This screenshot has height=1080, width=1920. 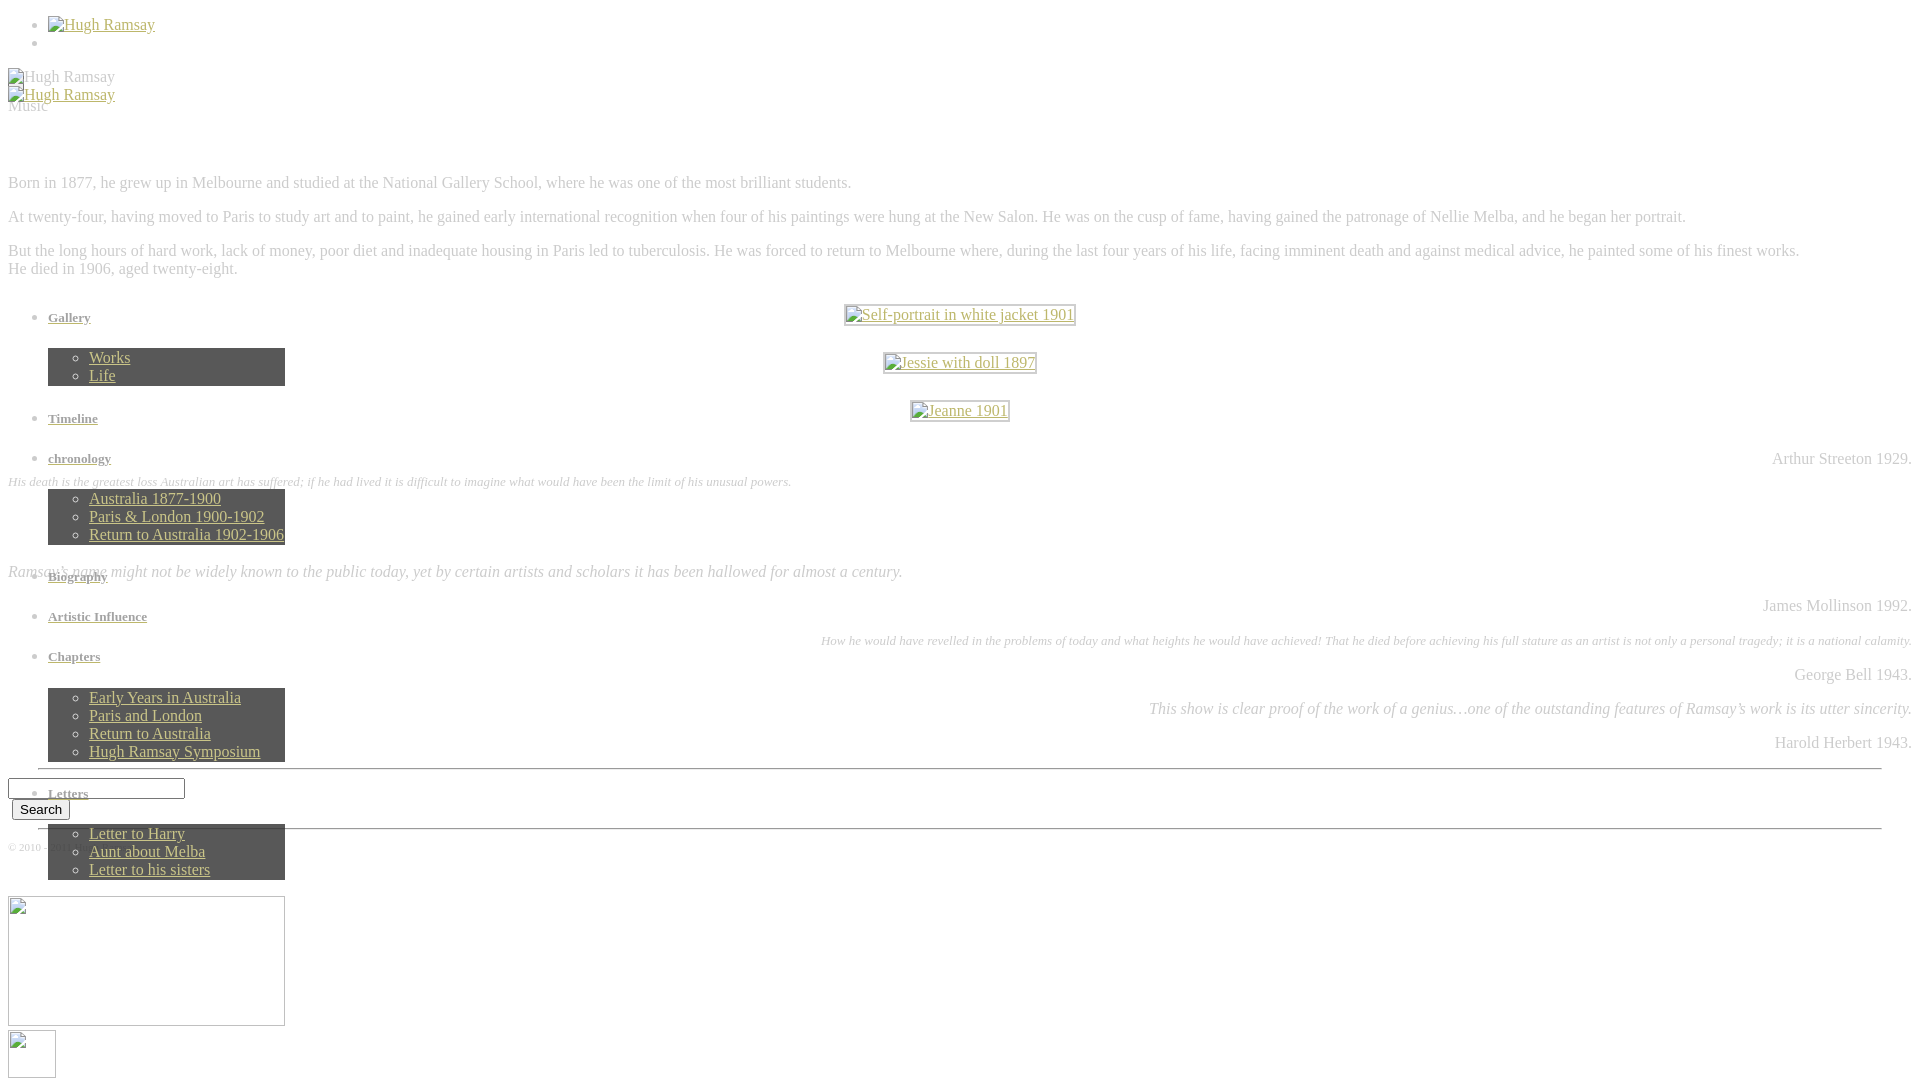 I want to click on 'Australia 1877-1900', so click(x=153, y=497).